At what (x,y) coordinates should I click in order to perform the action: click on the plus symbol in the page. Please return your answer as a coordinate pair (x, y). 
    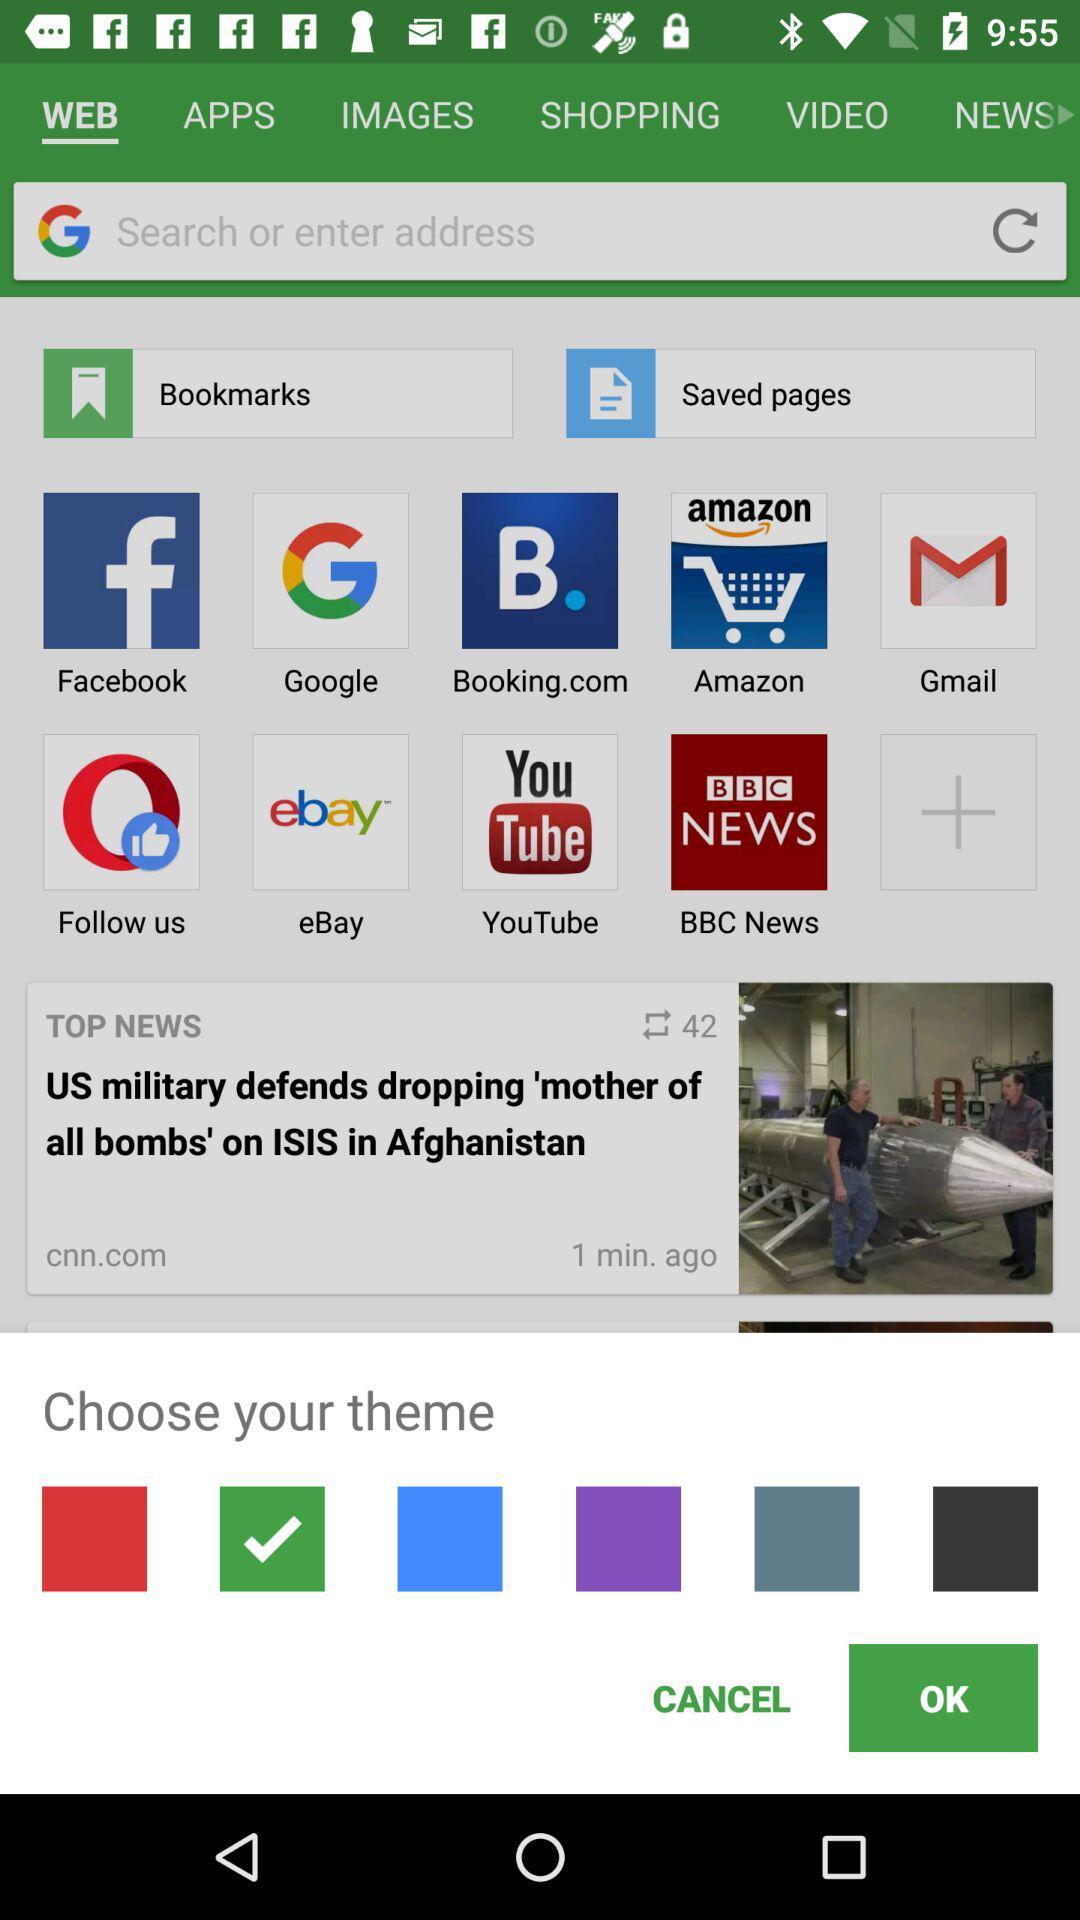
    Looking at the image, I should click on (958, 829).